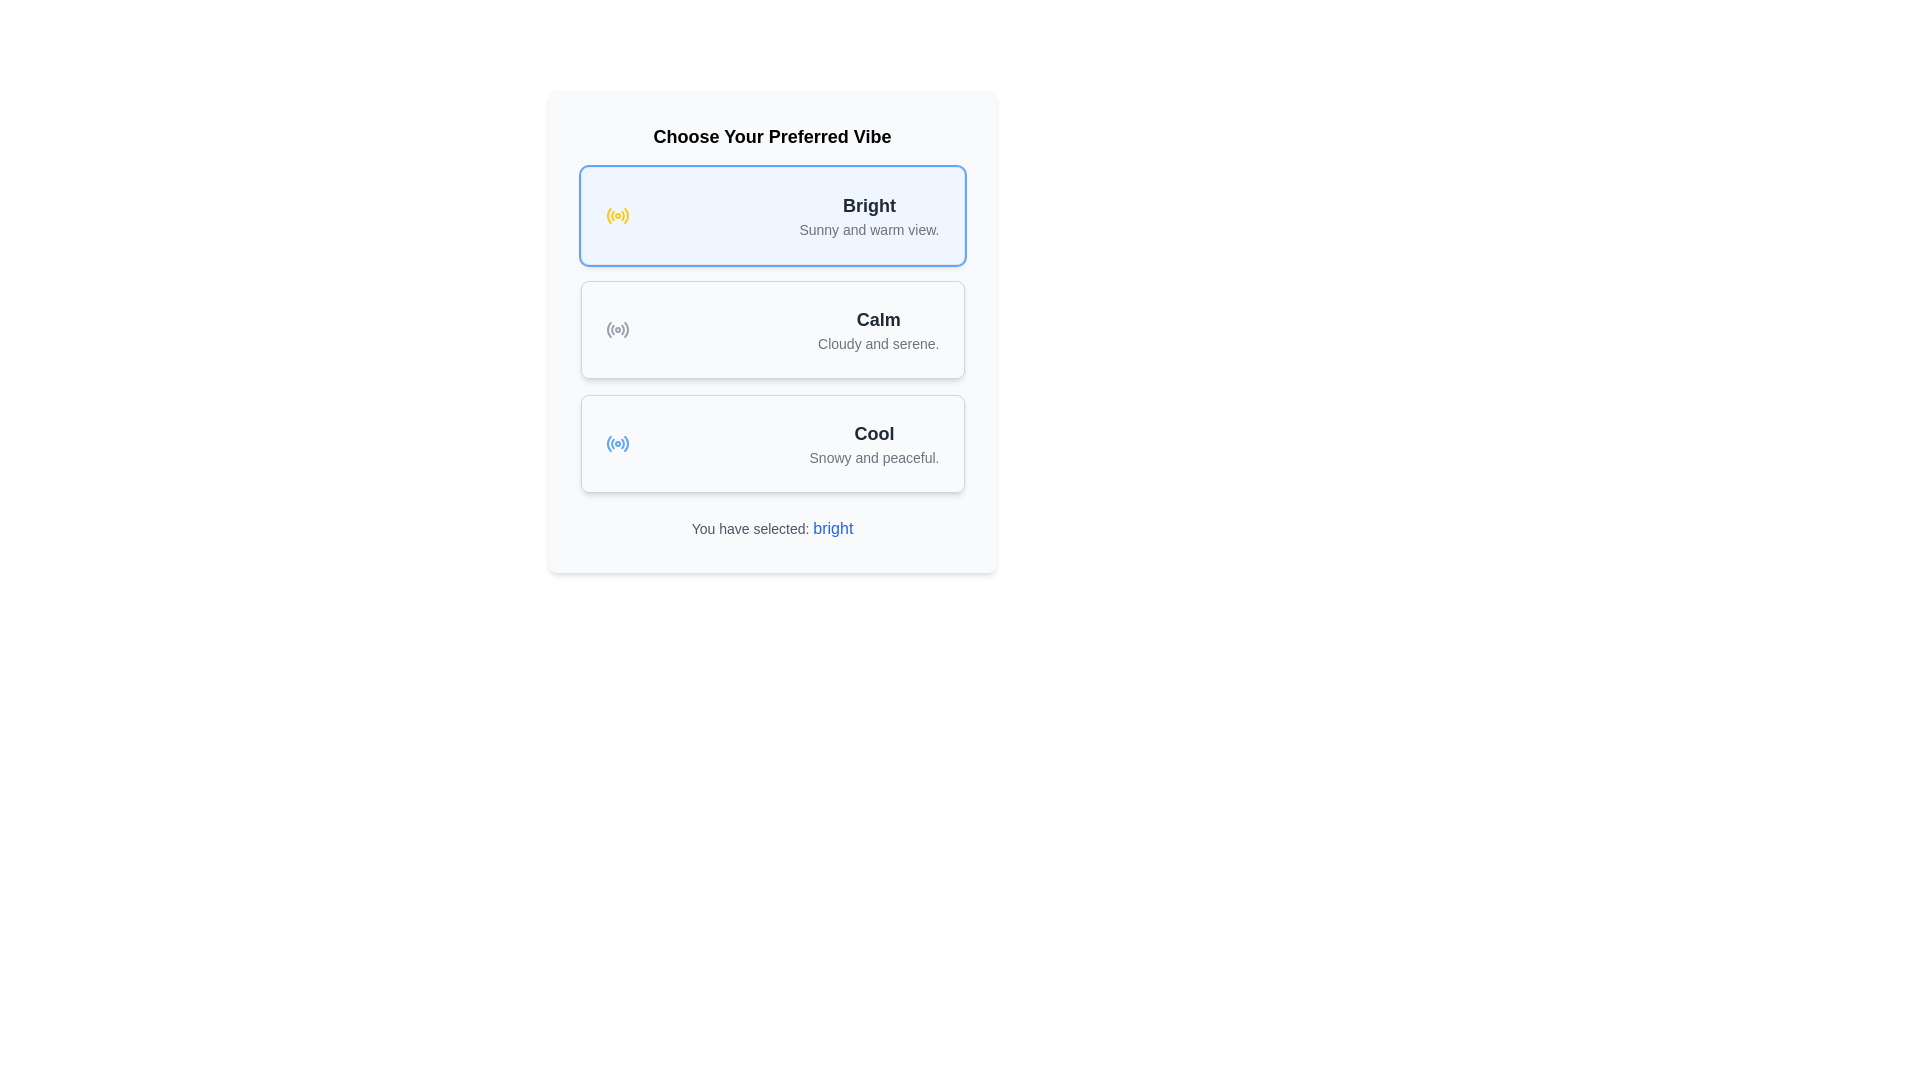  I want to click on the second card in a vertically stacked group of three cards, so click(771, 329).